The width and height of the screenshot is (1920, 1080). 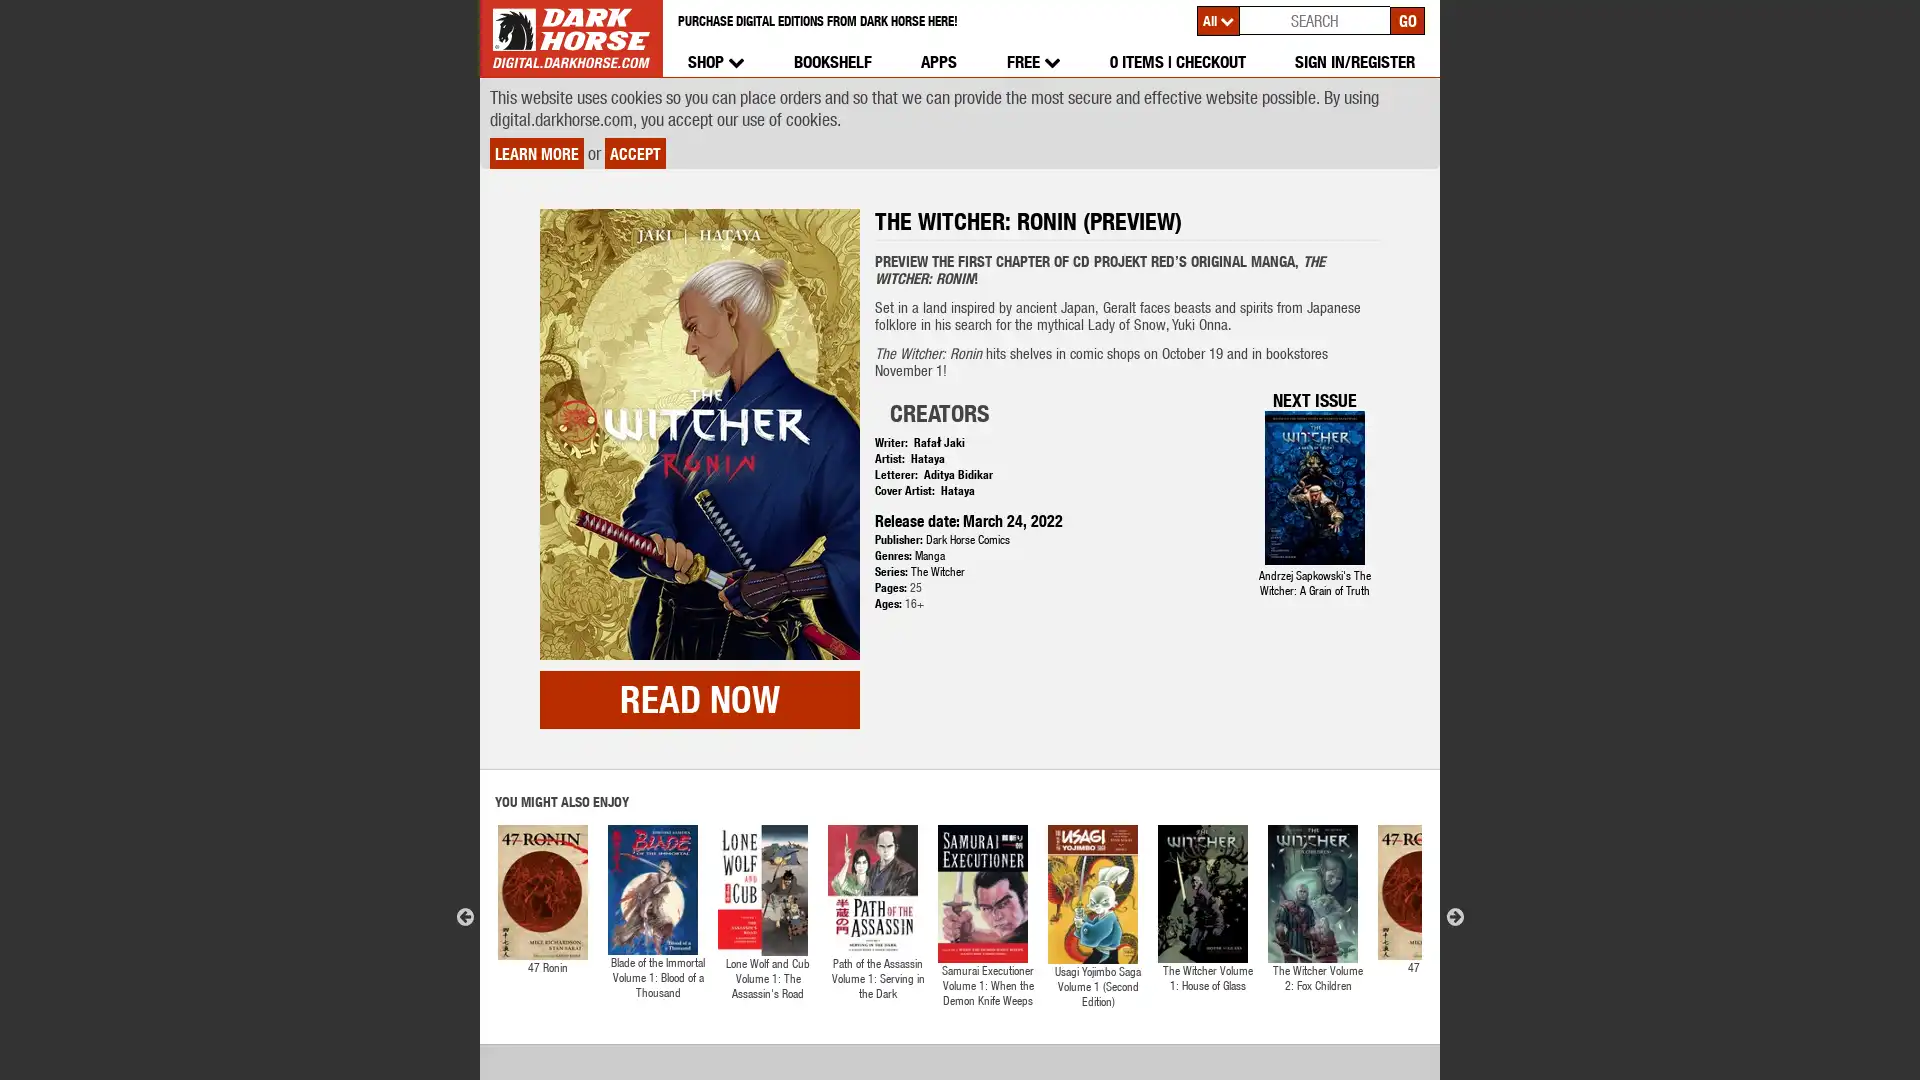 I want to click on GO, so click(x=1406, y=19).